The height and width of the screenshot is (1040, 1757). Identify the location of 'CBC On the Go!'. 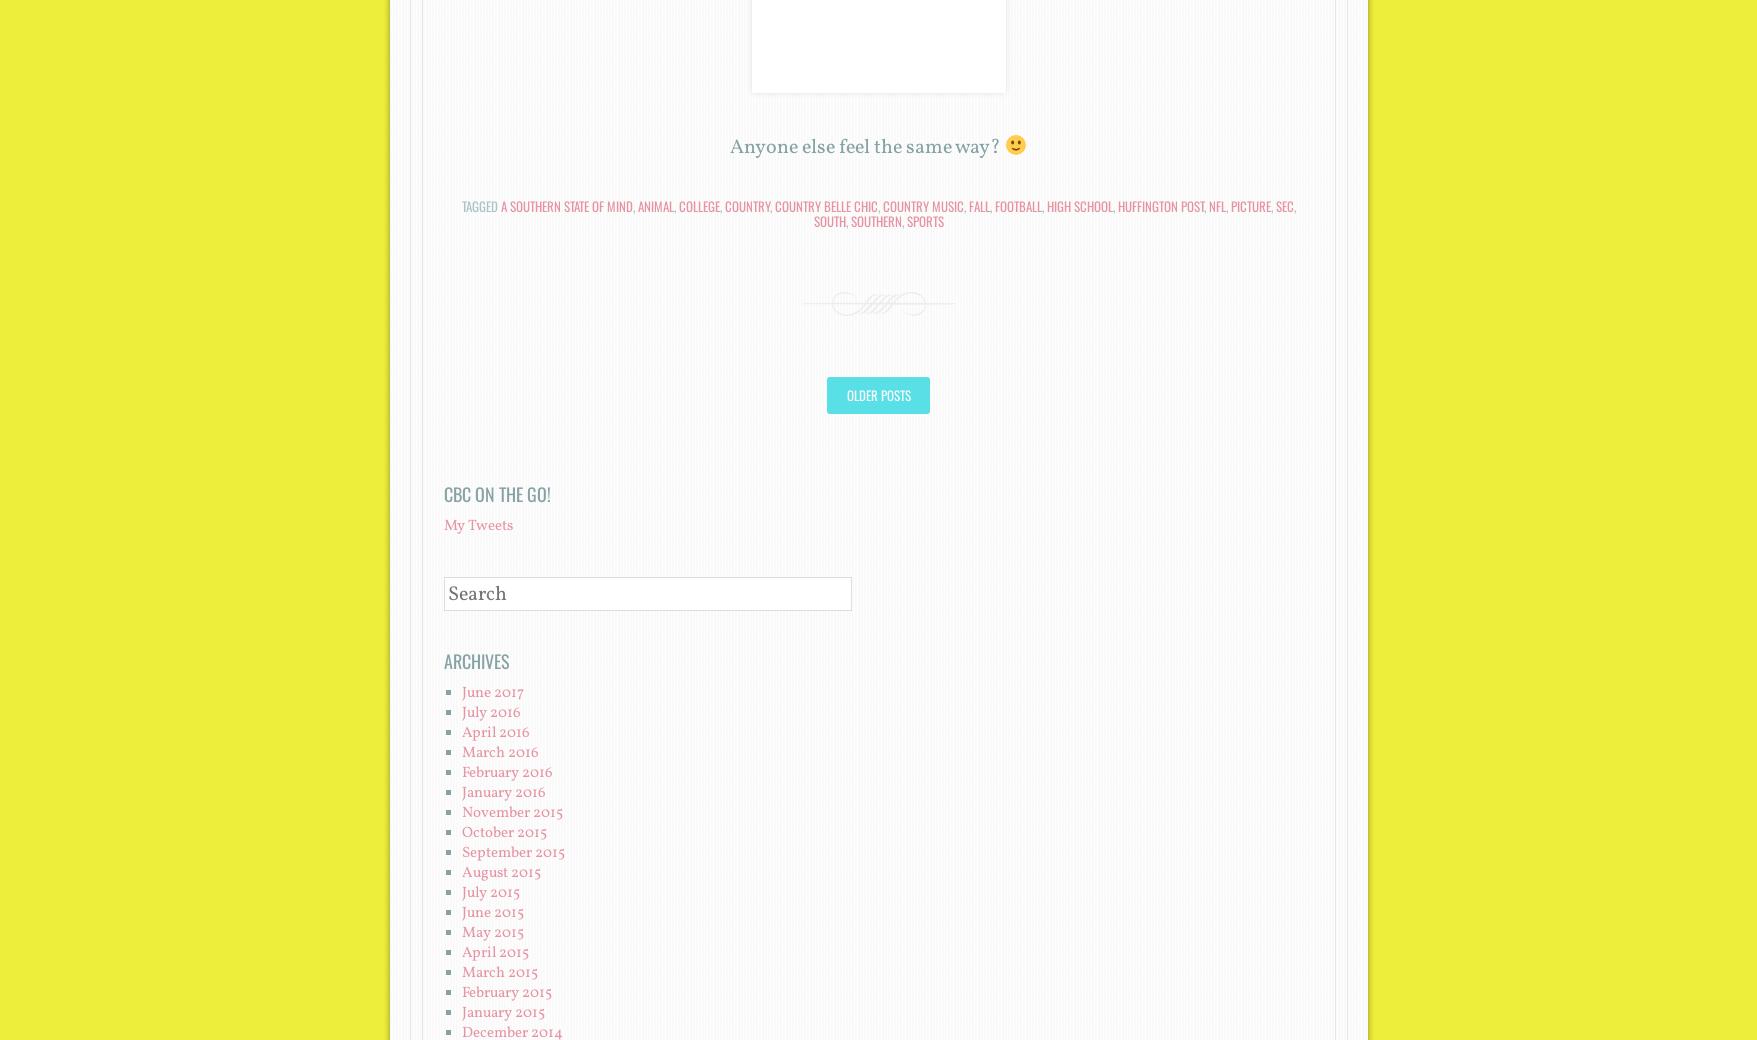
(495, 494).